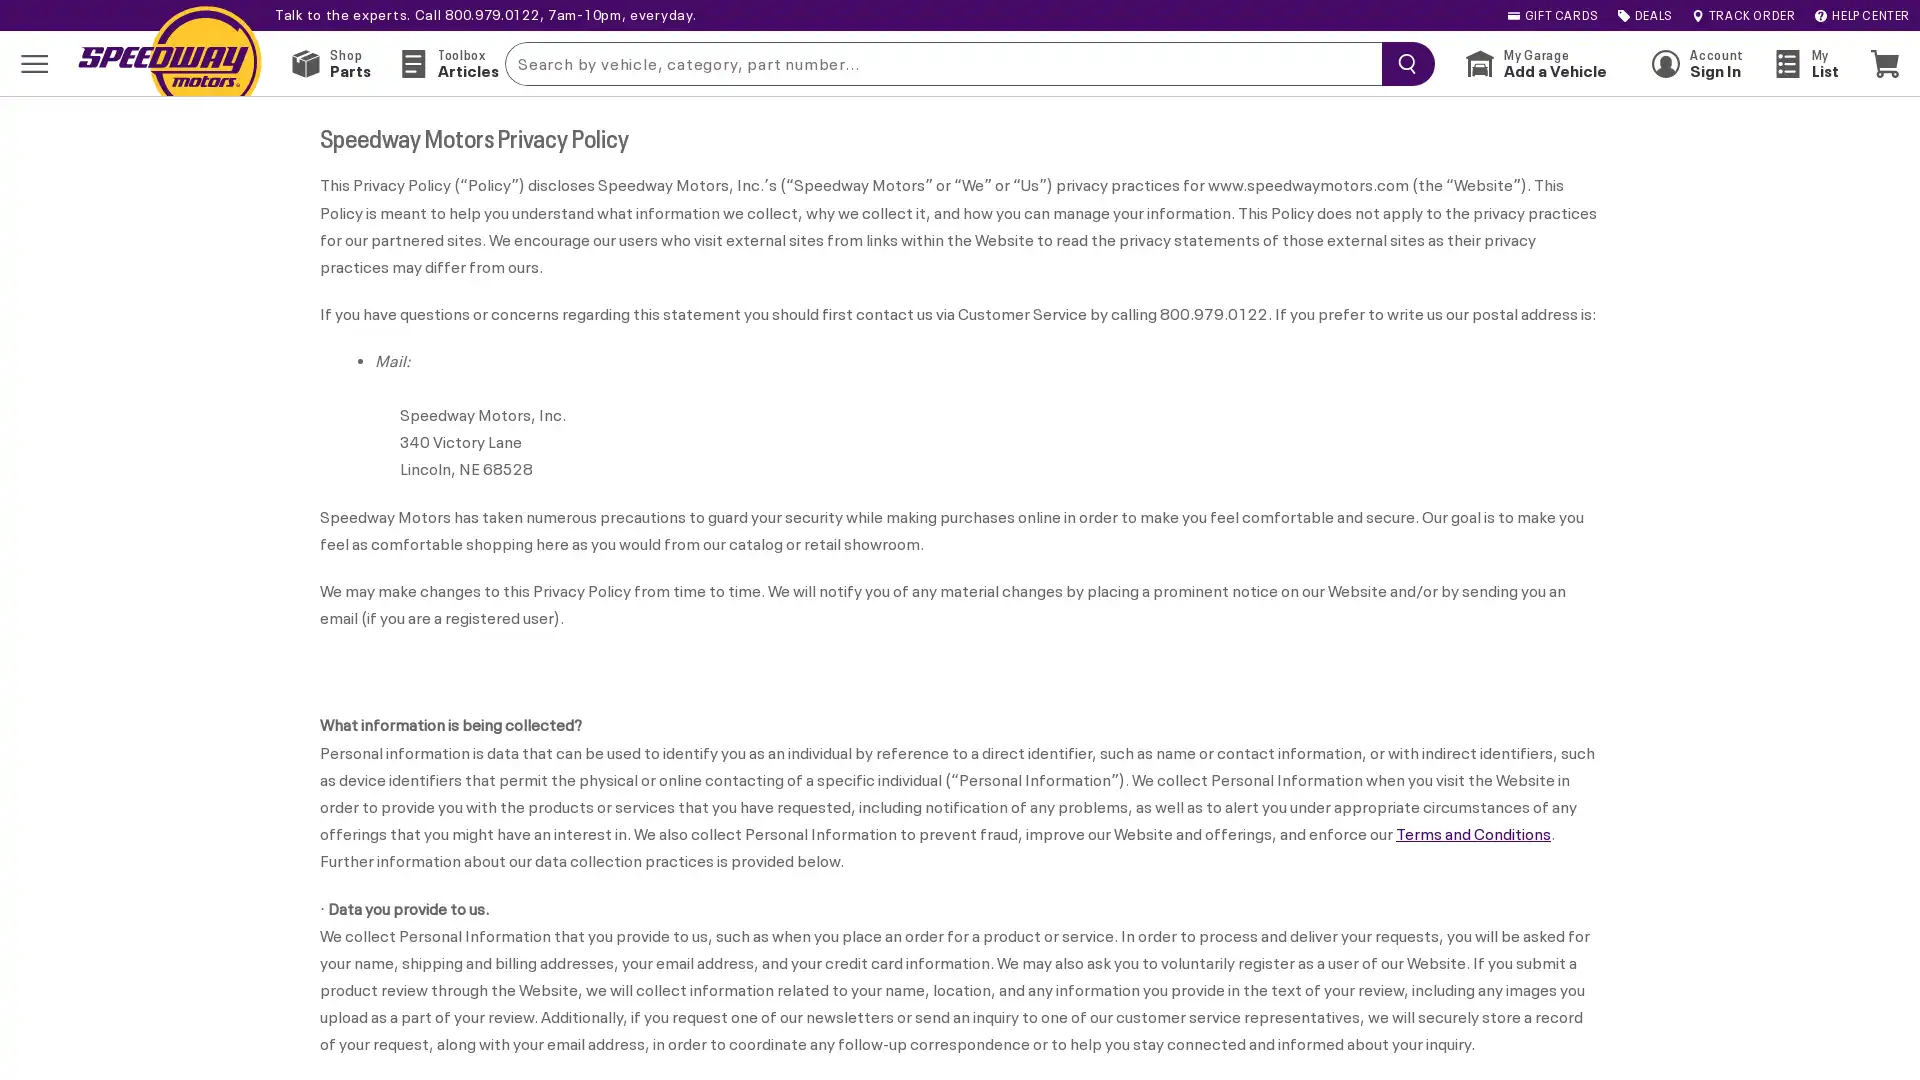 The height and width of the screenshot is (1080, 1920). Describe the element at coordinates (447, 62) in the screenshot. I see `Toolbox Articles` at that location.